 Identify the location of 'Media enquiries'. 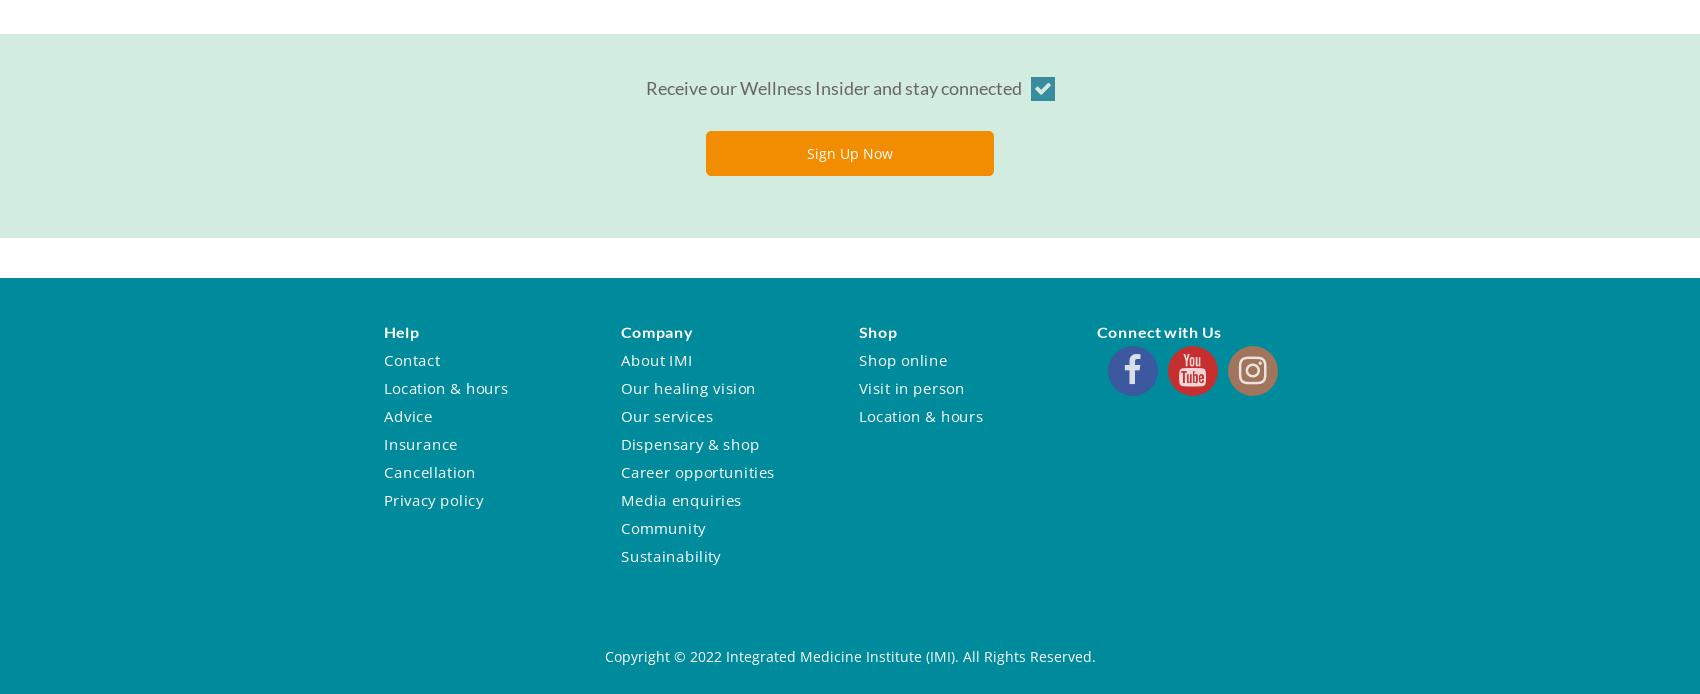
(680, 499).